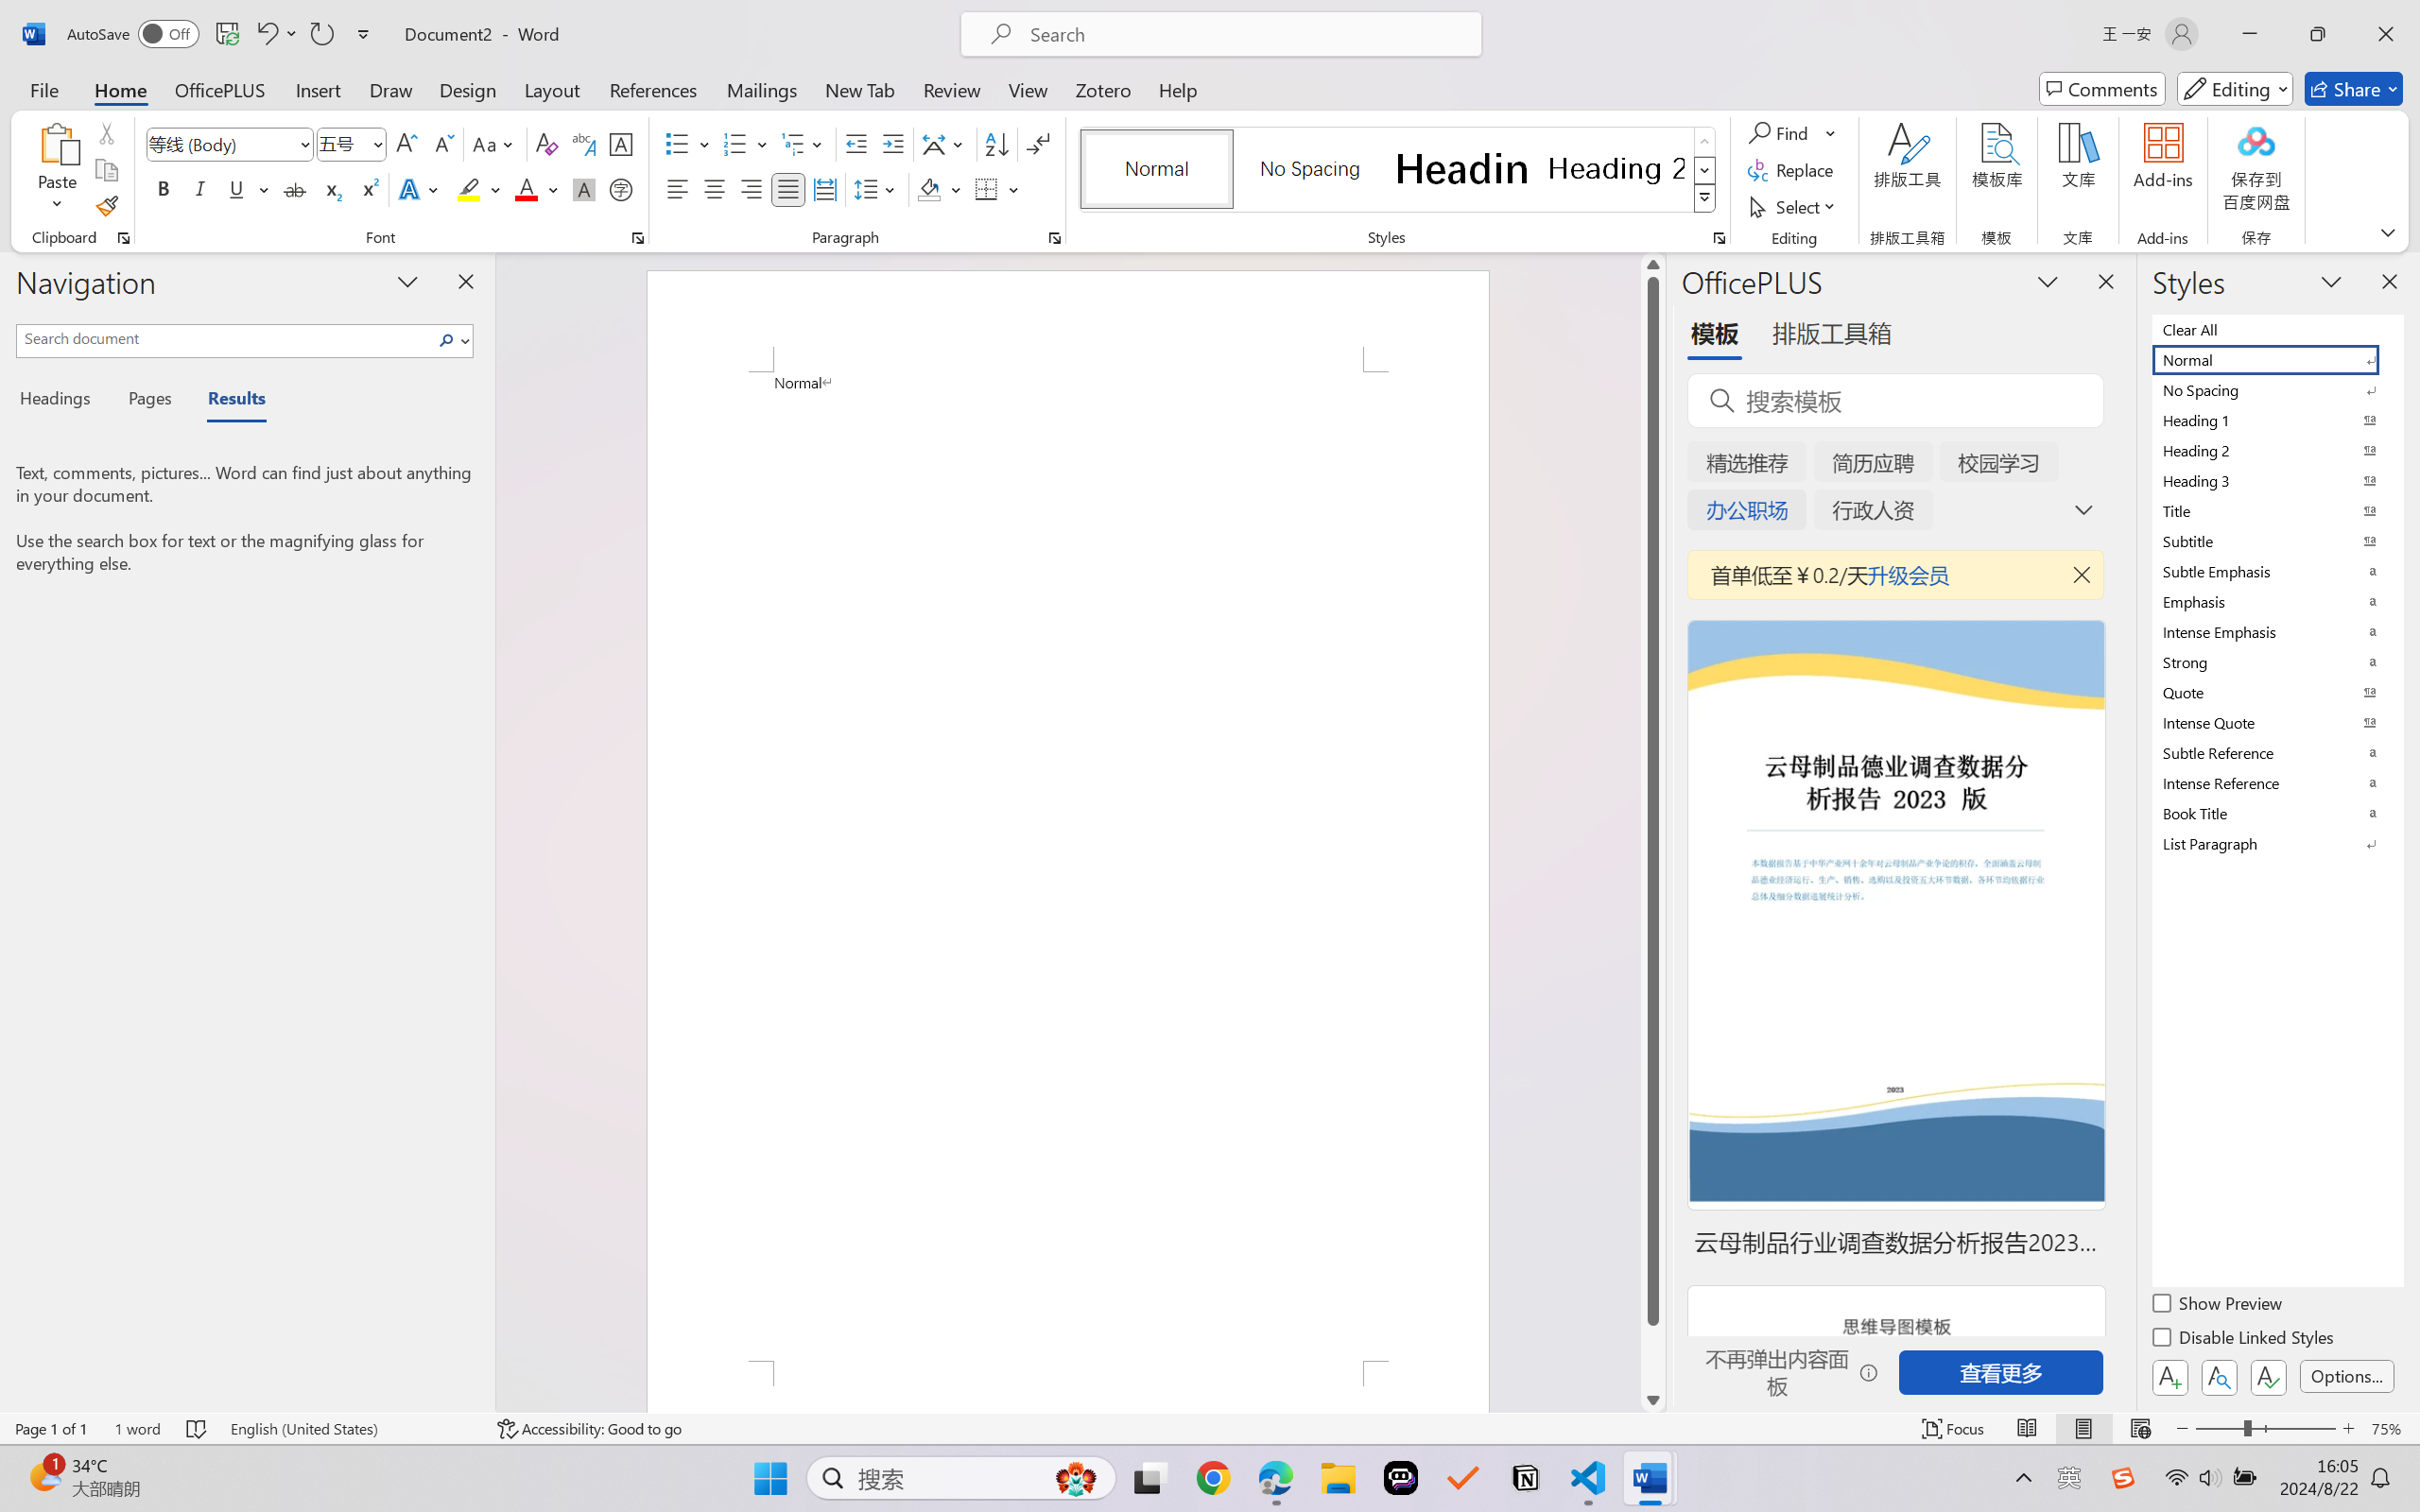  Describe the element at coordinates (320, 33) in the screenshot. I see `'Repeat Doc Close'` at that location.